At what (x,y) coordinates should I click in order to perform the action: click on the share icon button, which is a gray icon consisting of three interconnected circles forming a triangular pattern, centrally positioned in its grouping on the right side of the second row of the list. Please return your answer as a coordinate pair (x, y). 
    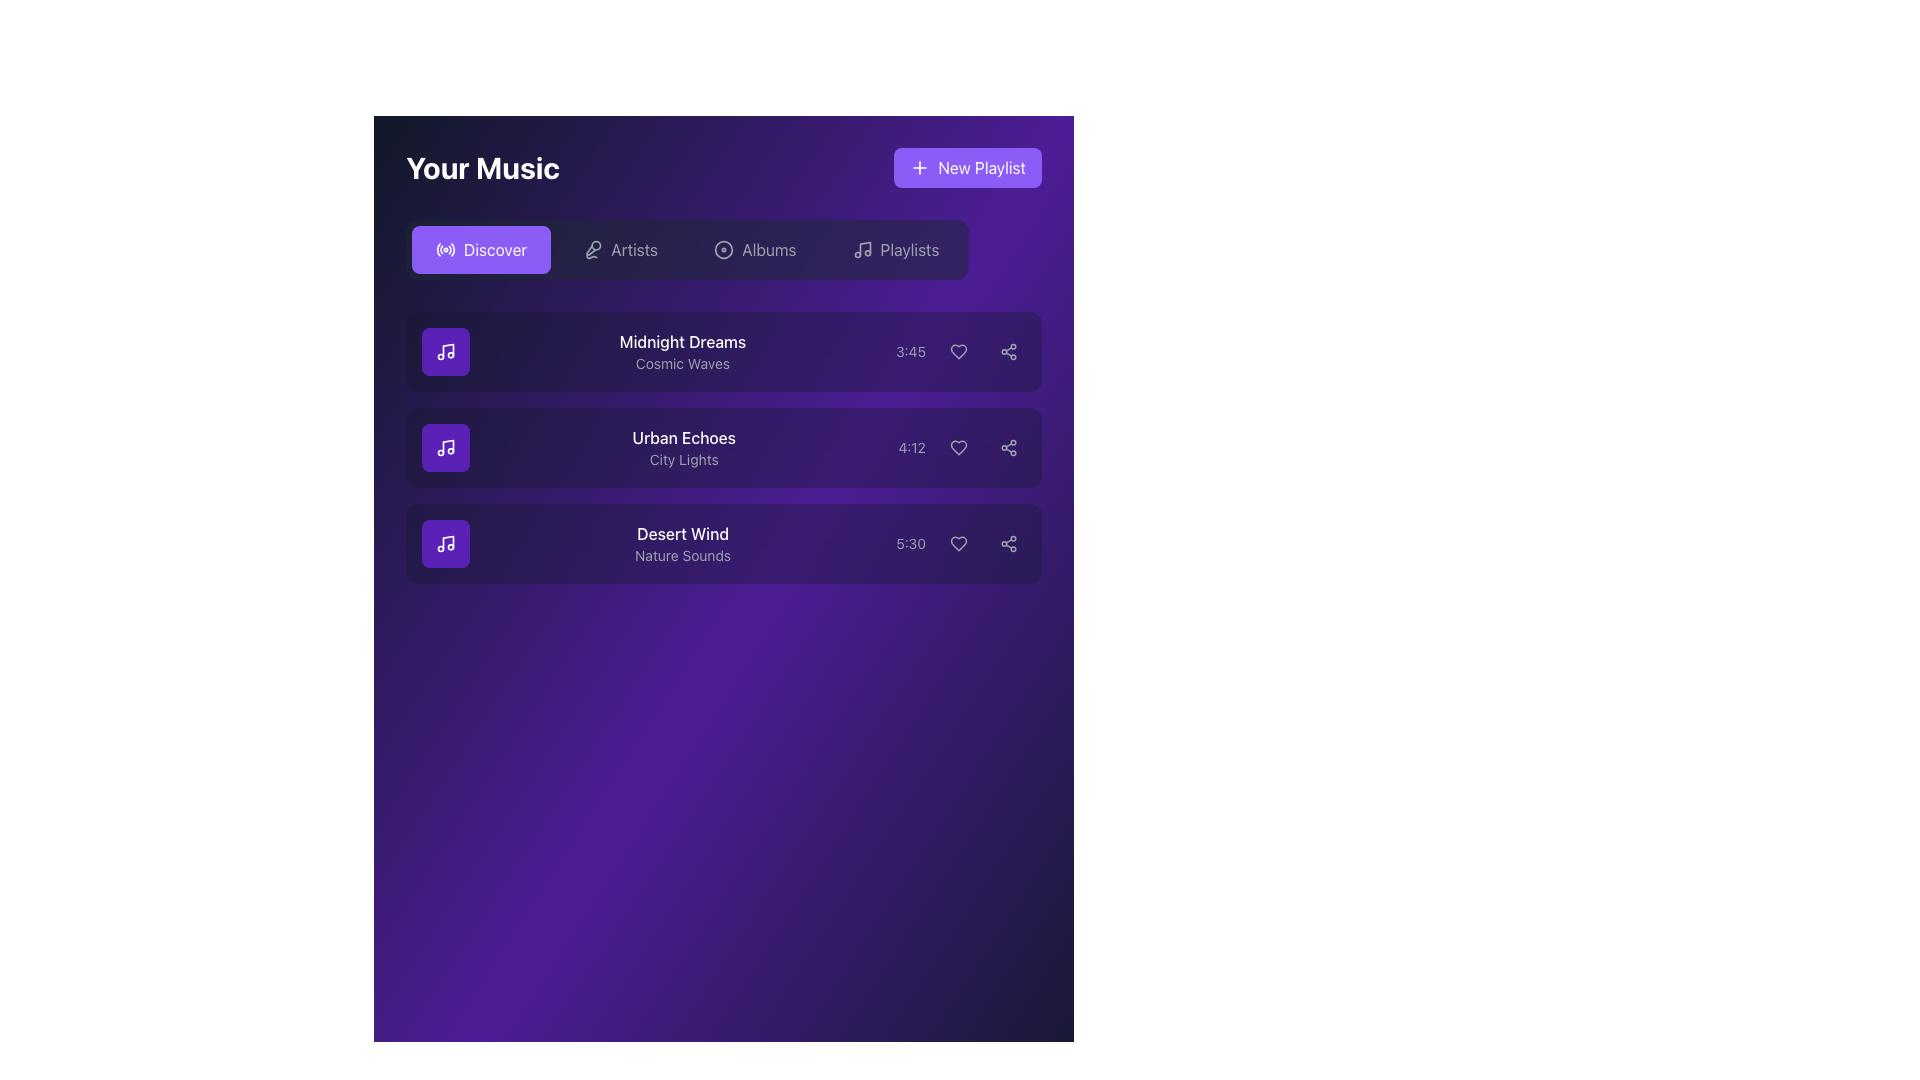
    Looking at the image, I should click on (1008, 446).